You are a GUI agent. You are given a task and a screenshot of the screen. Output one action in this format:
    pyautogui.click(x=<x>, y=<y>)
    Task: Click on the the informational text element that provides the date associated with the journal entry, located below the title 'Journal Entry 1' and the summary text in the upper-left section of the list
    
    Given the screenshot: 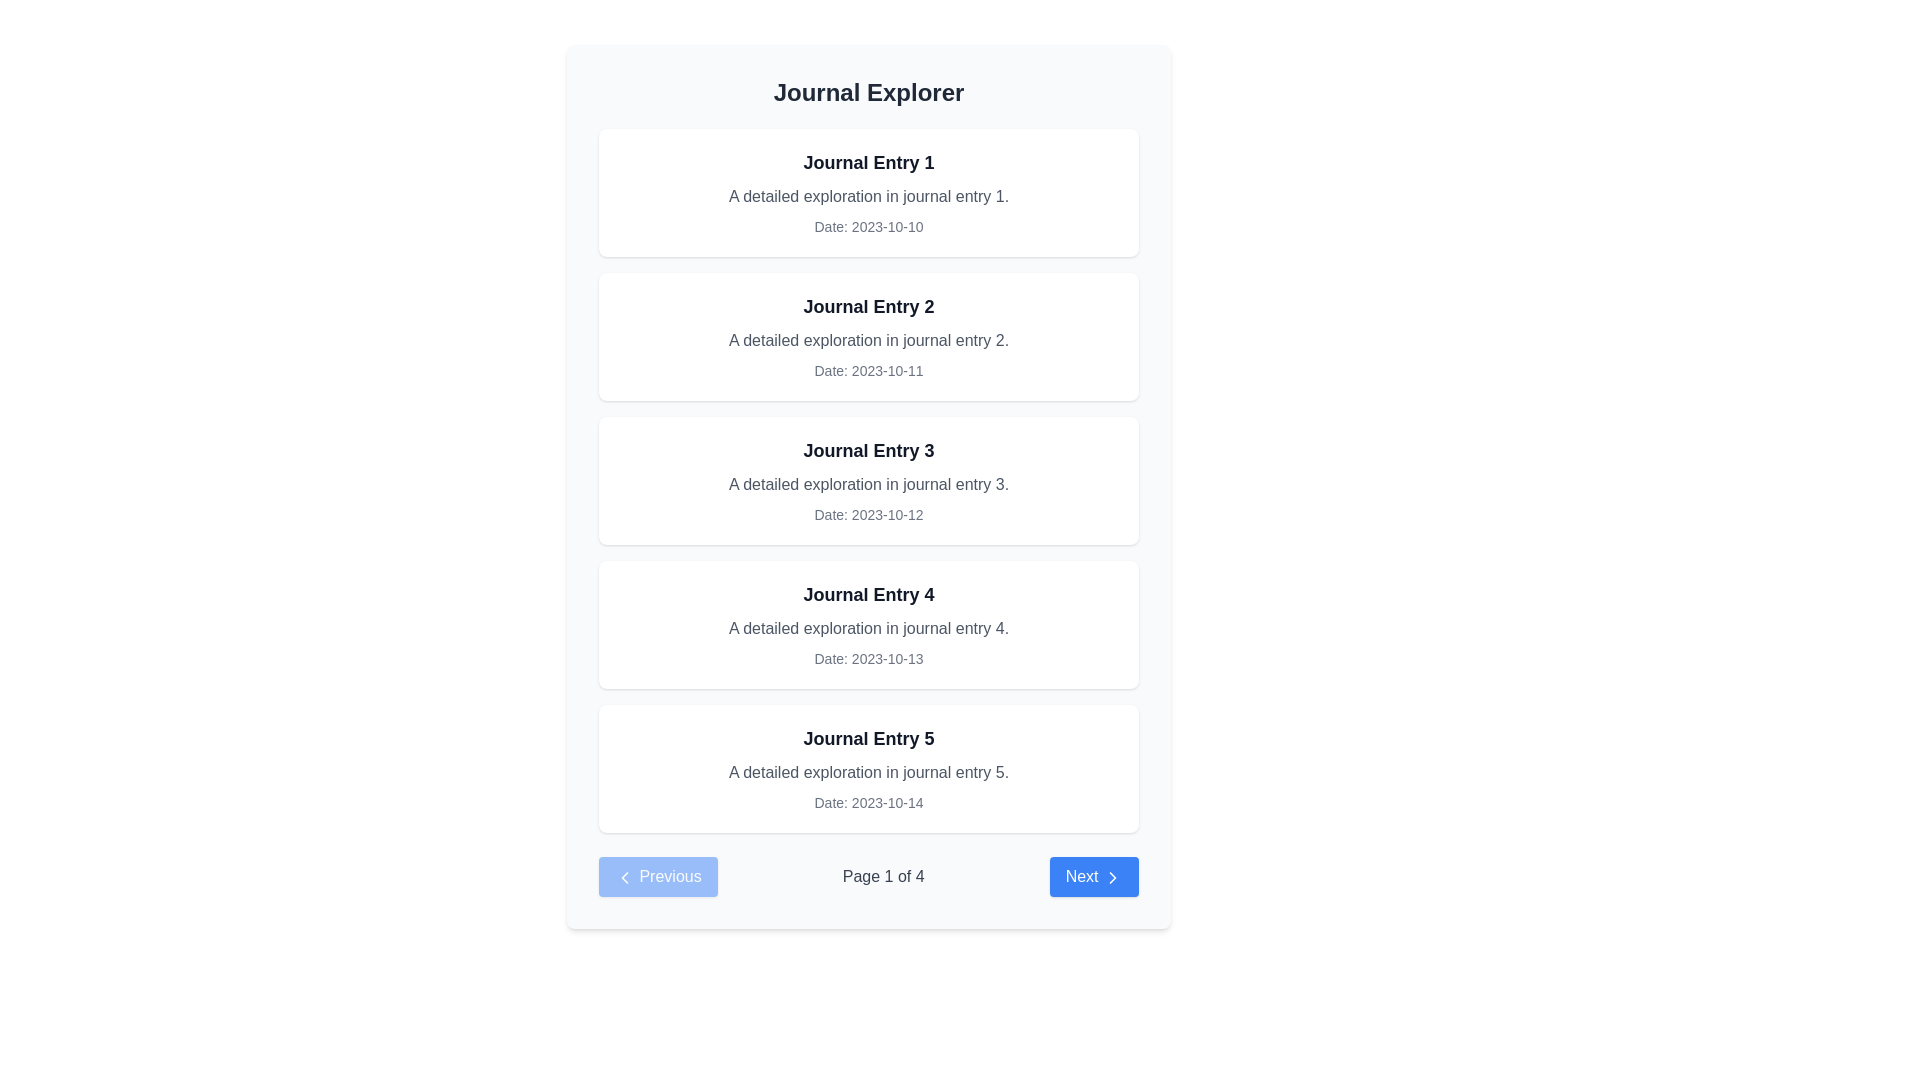 What is the action you would take?
    pyautogui.click(x=868, y=226)
    